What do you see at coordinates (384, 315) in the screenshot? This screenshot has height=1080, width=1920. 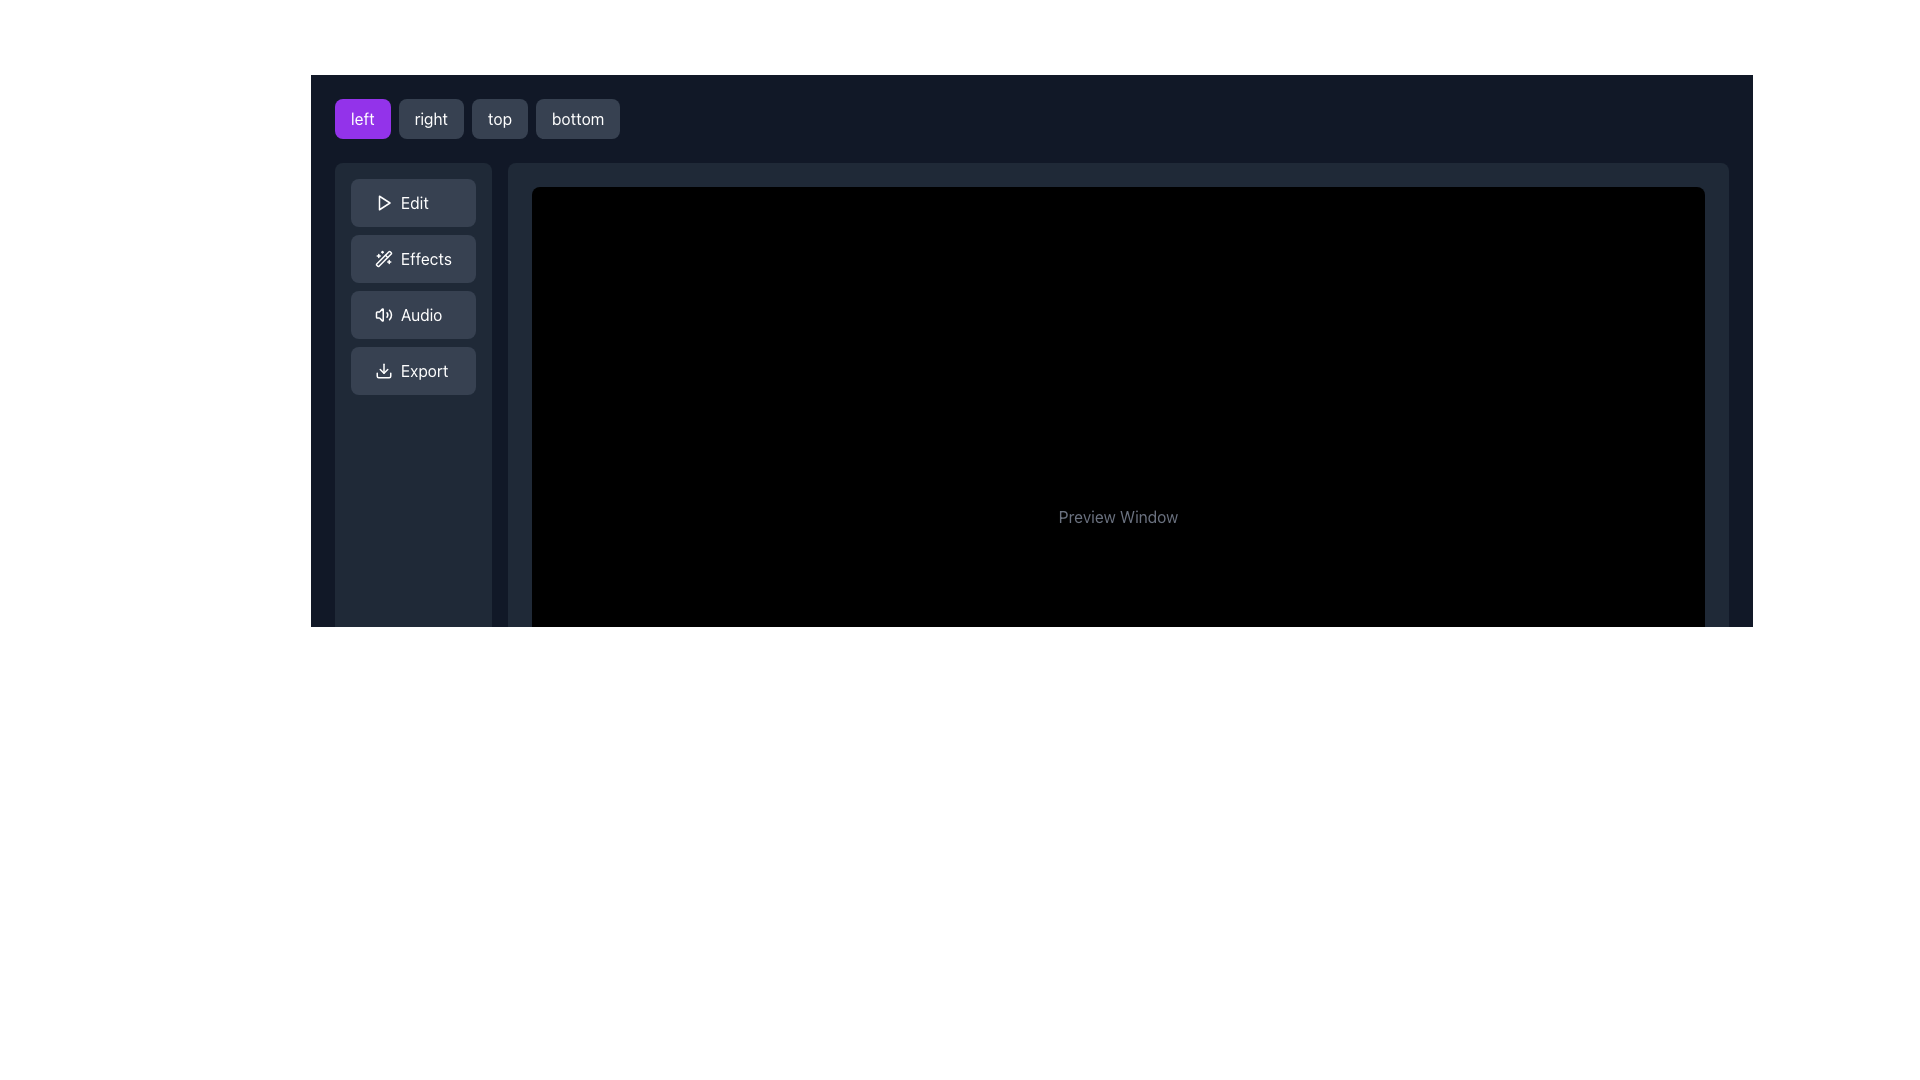 I see `the audio icon, which resembles a speaker with sound waves, located in the sidebar section of the interface next to the 'Audio' menu label` at bounding box center [384, 315].